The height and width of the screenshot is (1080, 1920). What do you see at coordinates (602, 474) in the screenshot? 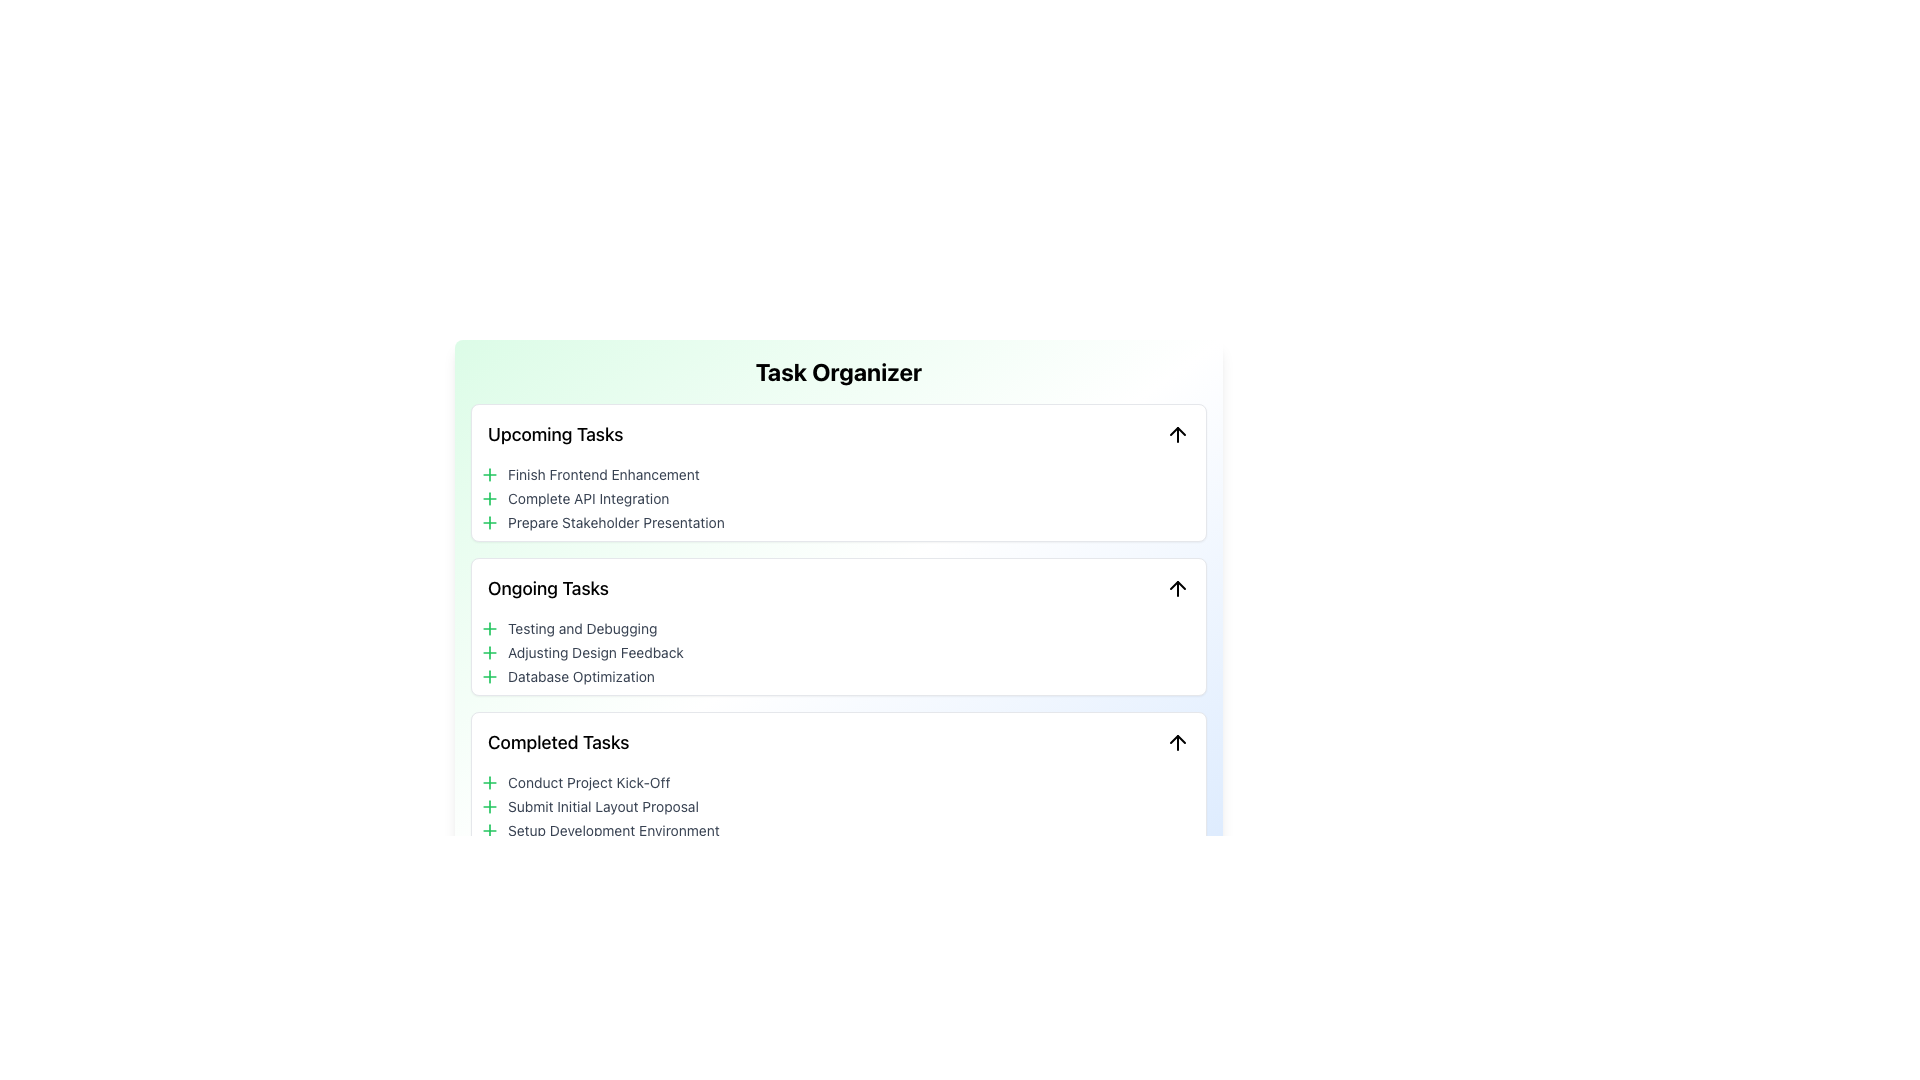
I see `the text label for the task 'Finish Frontend Enhancement' in the 'Upcoming Tasks' section of the 'Task Organizer' panel` at bounding box center [602, 474].